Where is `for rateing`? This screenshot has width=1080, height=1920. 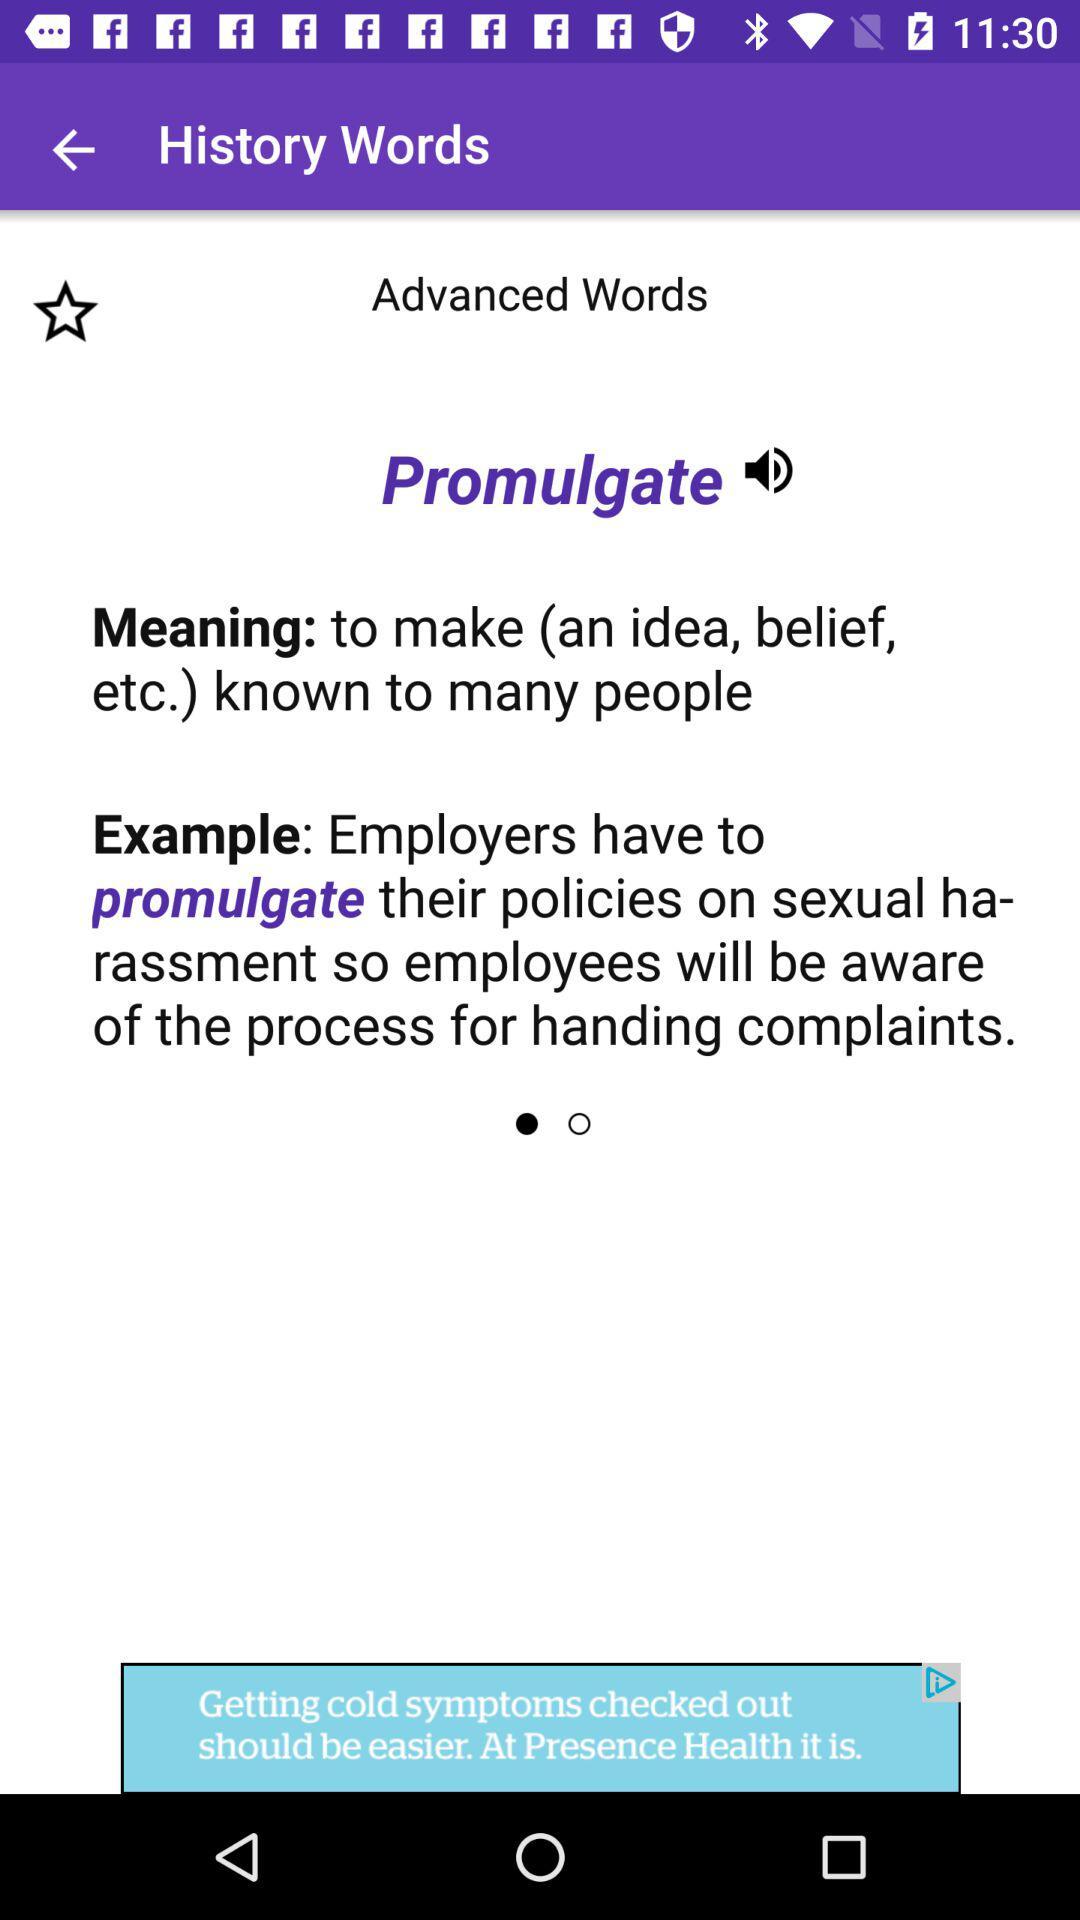 for rateing is located at coordinates (64, 311).